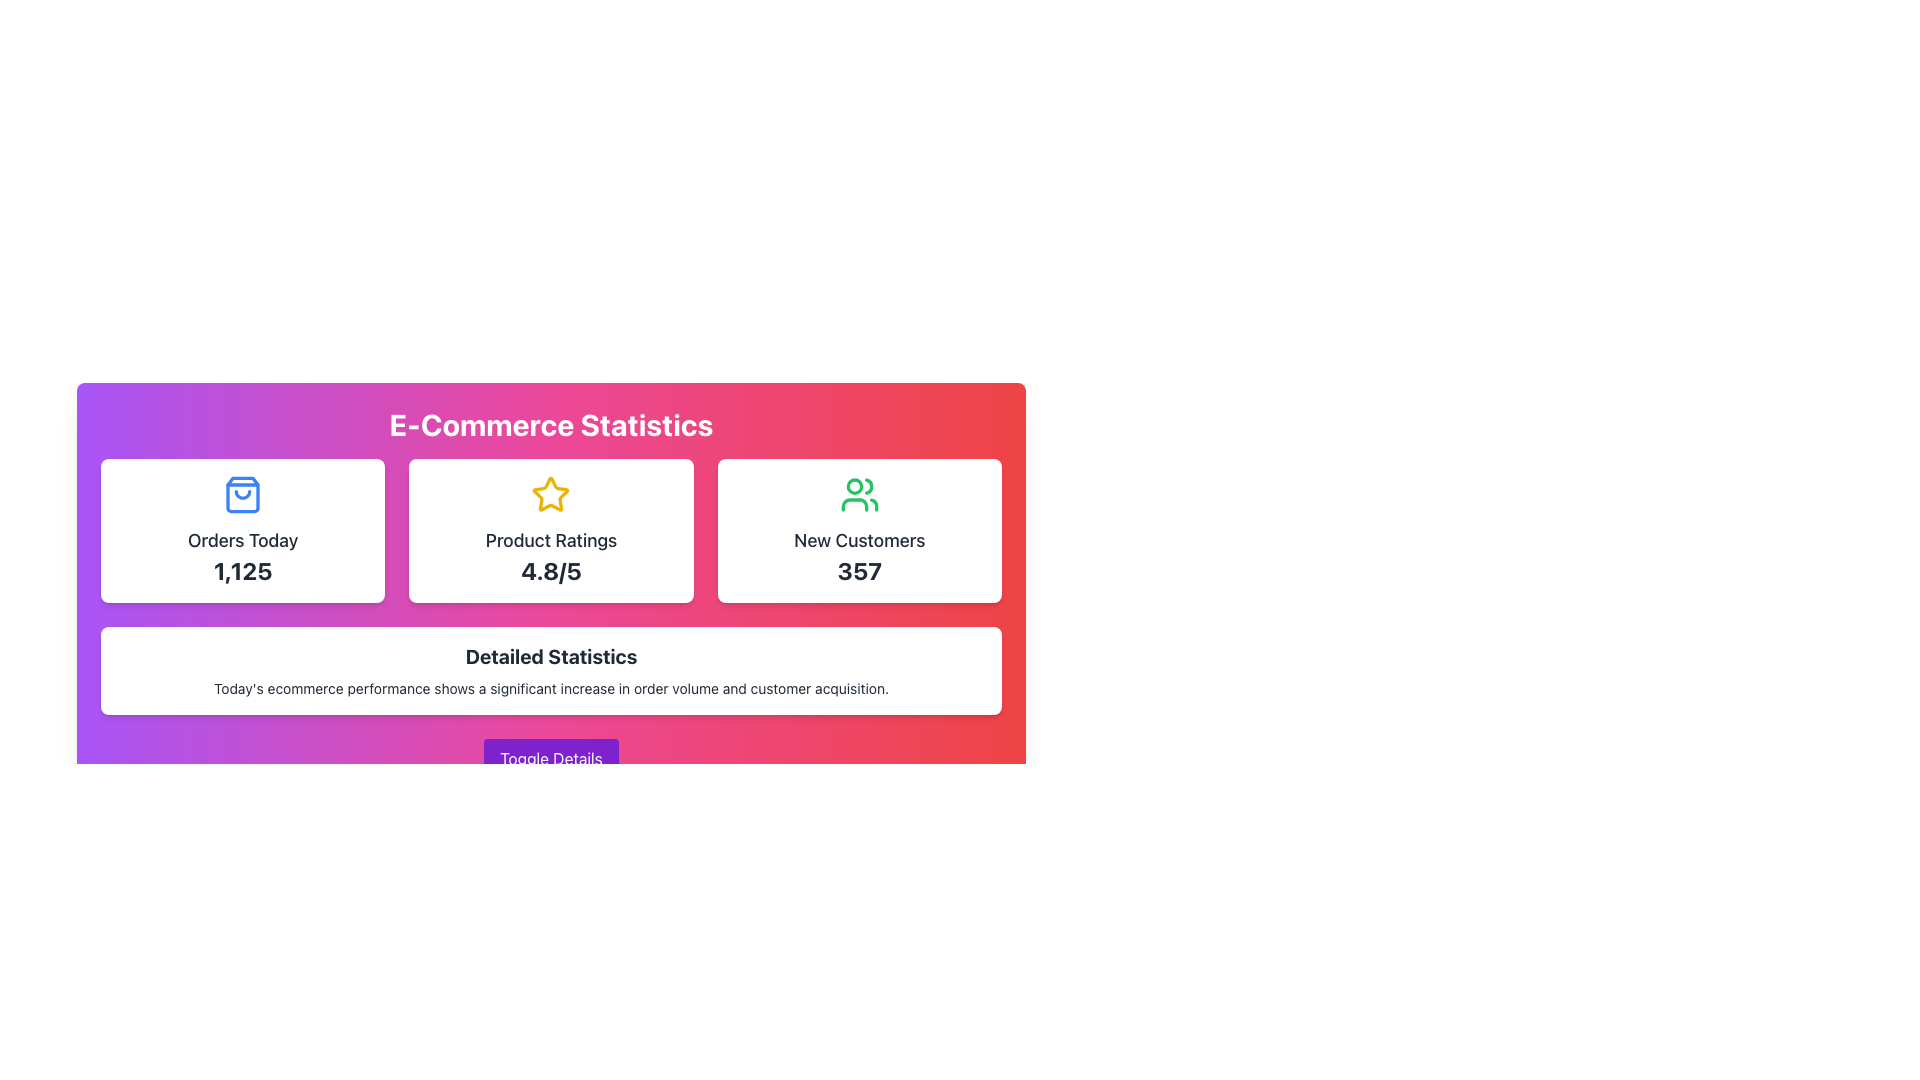 The height and width of the screenshot is (1080, 1920). Describe the element at coordinates (551, 570) in the screenshot. I see `the text element displaying the rating '4.8/5', which is bold and prominently styled in black, located beneath the 'Product Ratings' label` at that location.